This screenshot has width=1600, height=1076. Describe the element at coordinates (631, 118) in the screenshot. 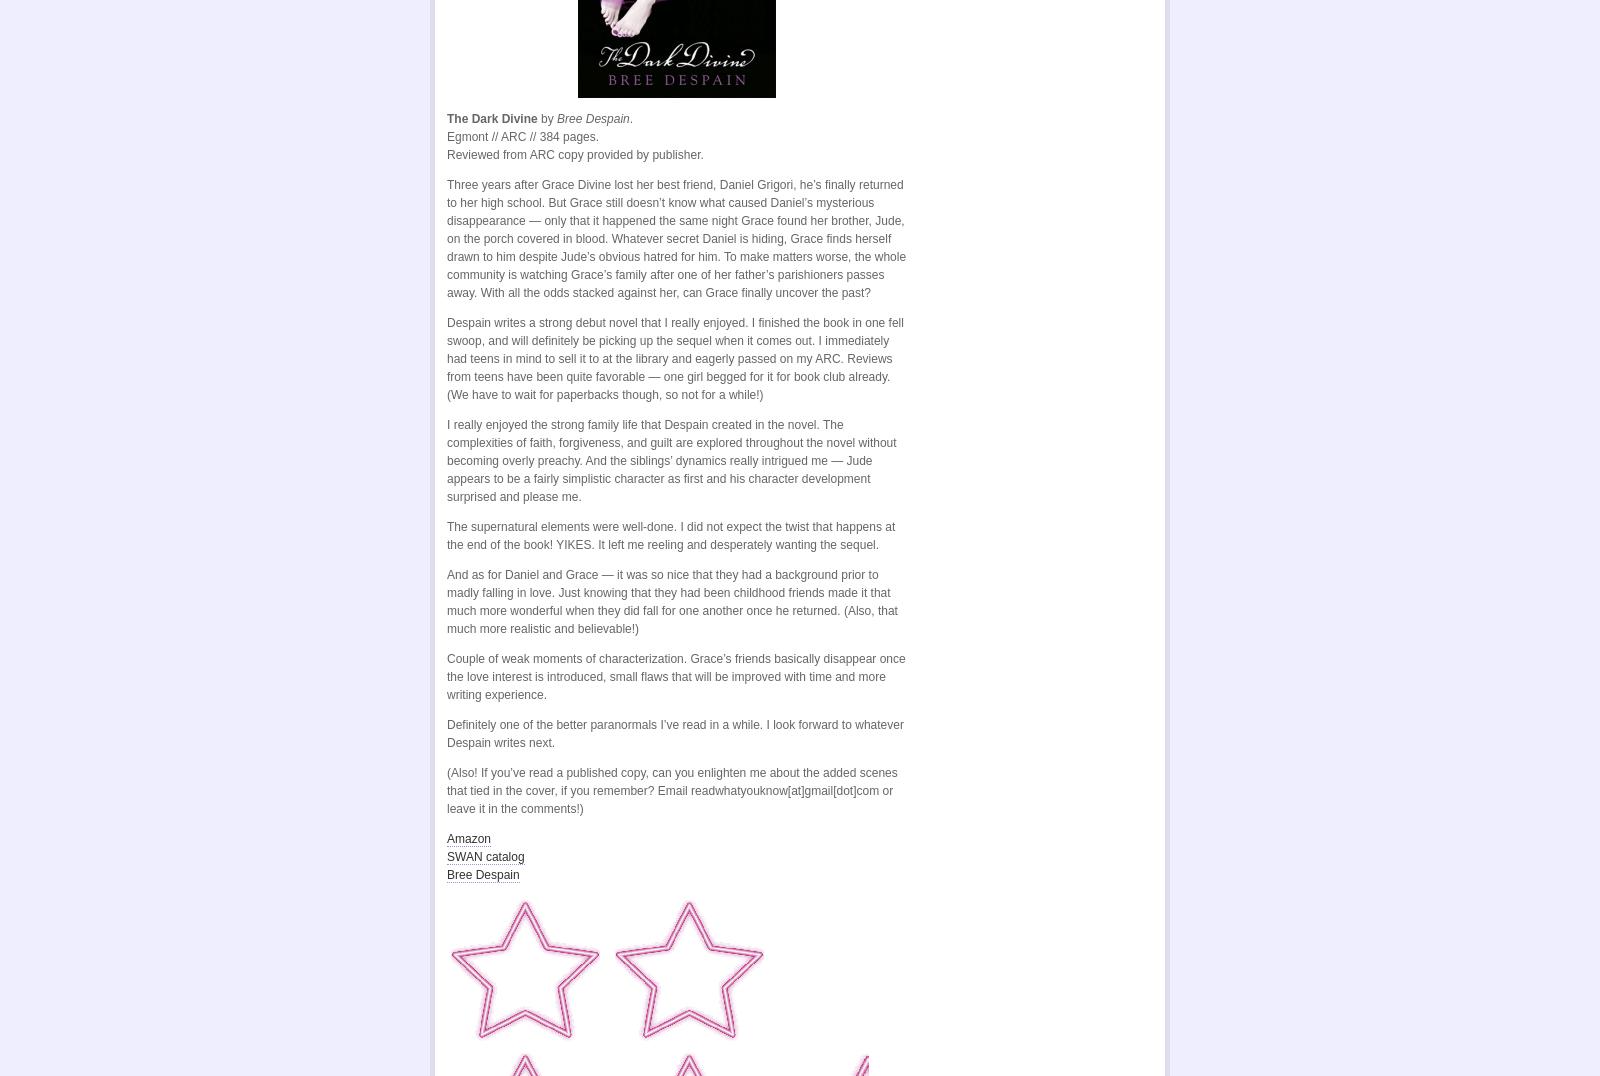

I see `'.'` at that location.